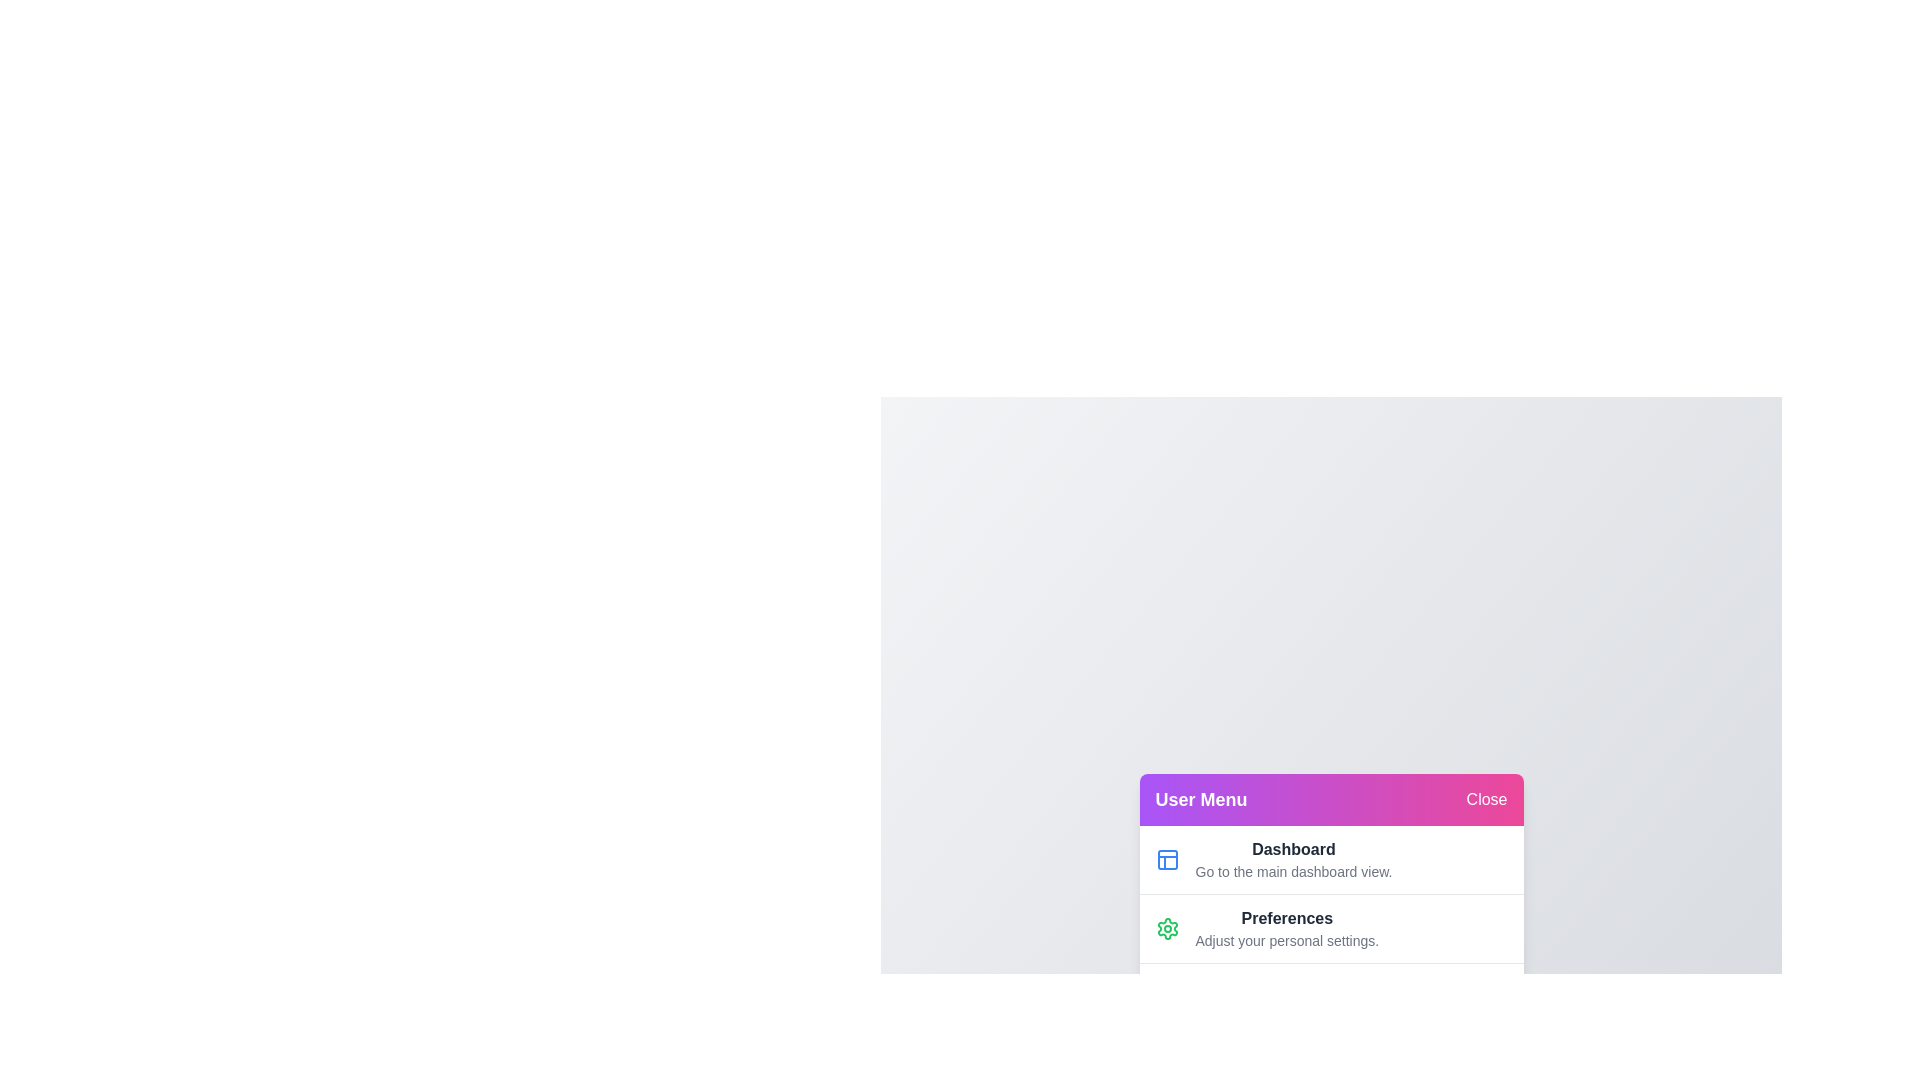  Describe the element at coordinates (1331, 928) in the screenshot. I see `the menu item labeled 'Preferences' to highlight it` at that location.